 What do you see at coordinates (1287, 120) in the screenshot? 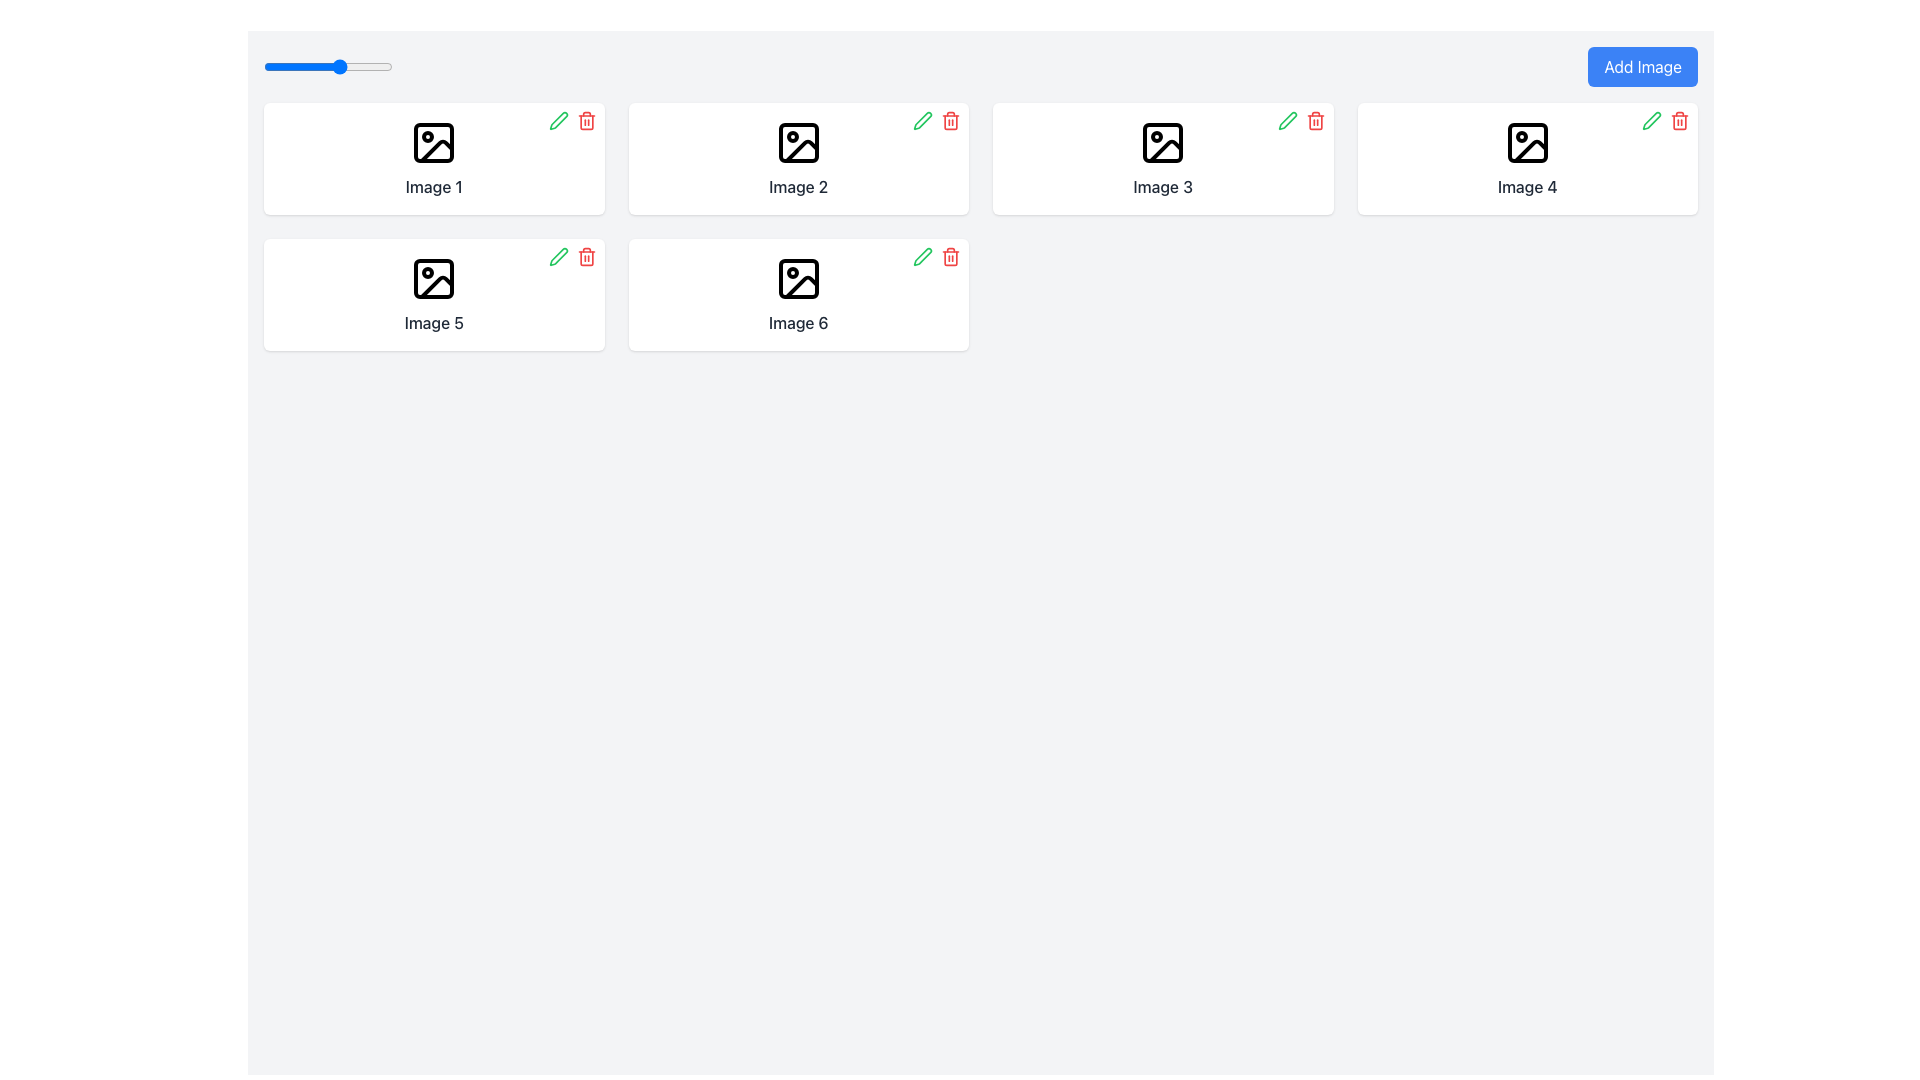
I see `the green pen edit icon located at the top-right corner of the image card to initiate editing` at bounding box center [1287, 120].